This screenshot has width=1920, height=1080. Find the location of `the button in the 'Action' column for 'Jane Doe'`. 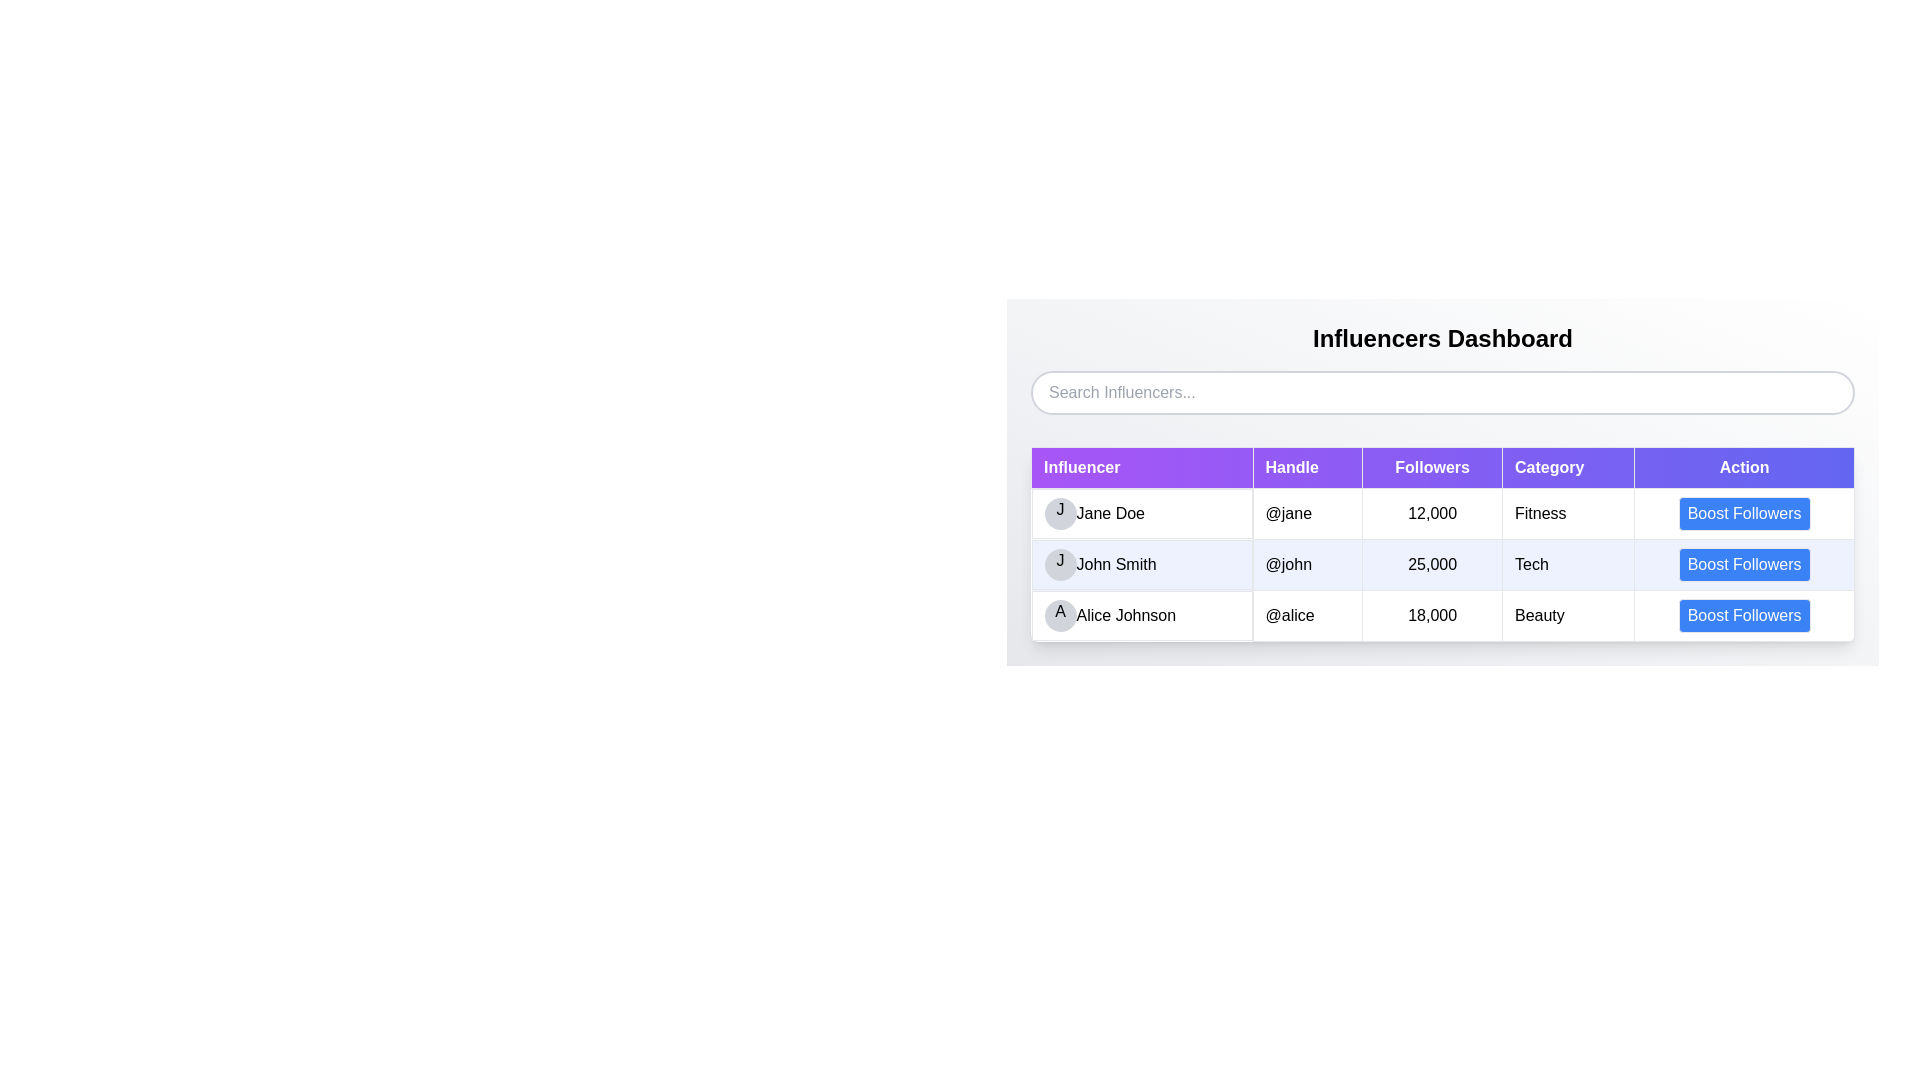

the button in the 'Action' column for 'Jane Doe' is located at coordinates (1743, 512).